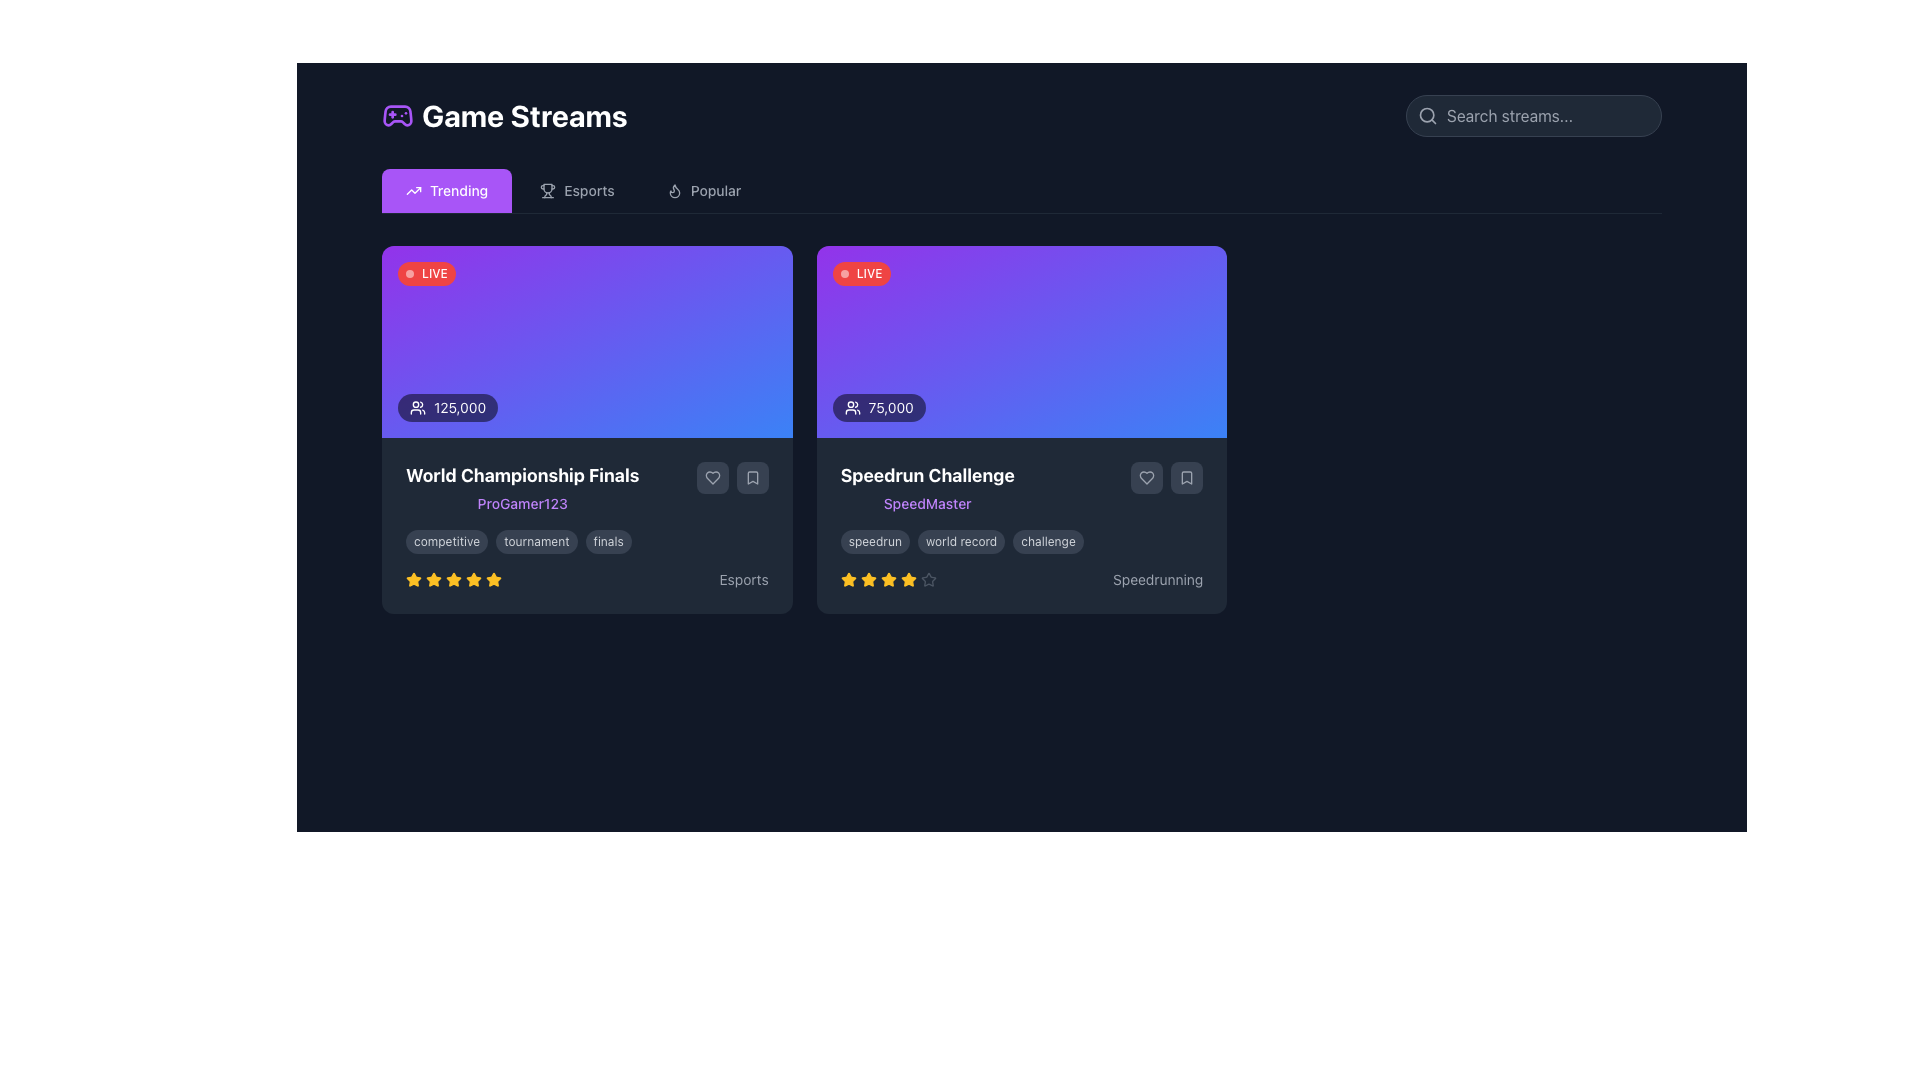 This screenshot has height=1080, width=1920. What do you see at coordinates (548, 191) in the screenshot?
I see `the trophy icon representing competitions or achievements, located towards the center-left of the 'Esports' tab, preceding the textual label` at bounding box center [548, 191].